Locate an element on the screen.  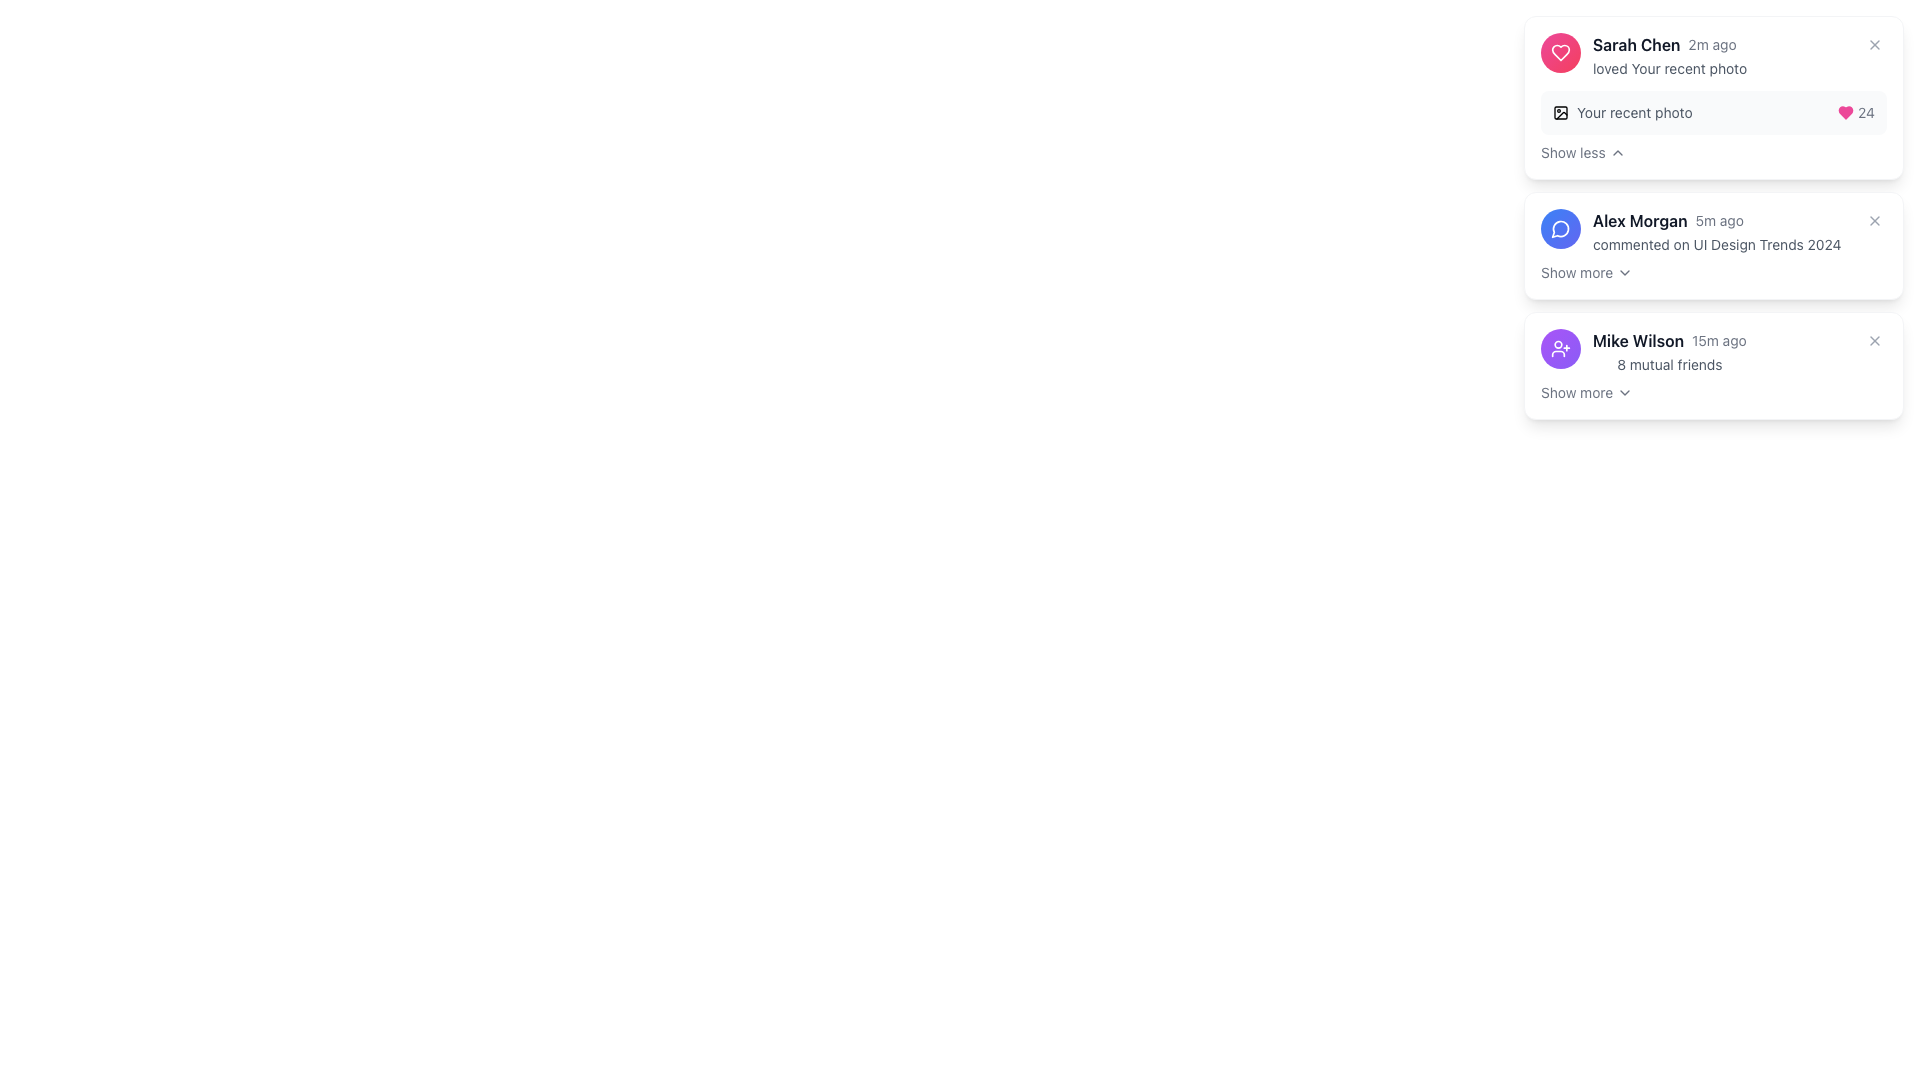
the Notification card for 'Mike Wilson' is located at coordinates (1712, 350).